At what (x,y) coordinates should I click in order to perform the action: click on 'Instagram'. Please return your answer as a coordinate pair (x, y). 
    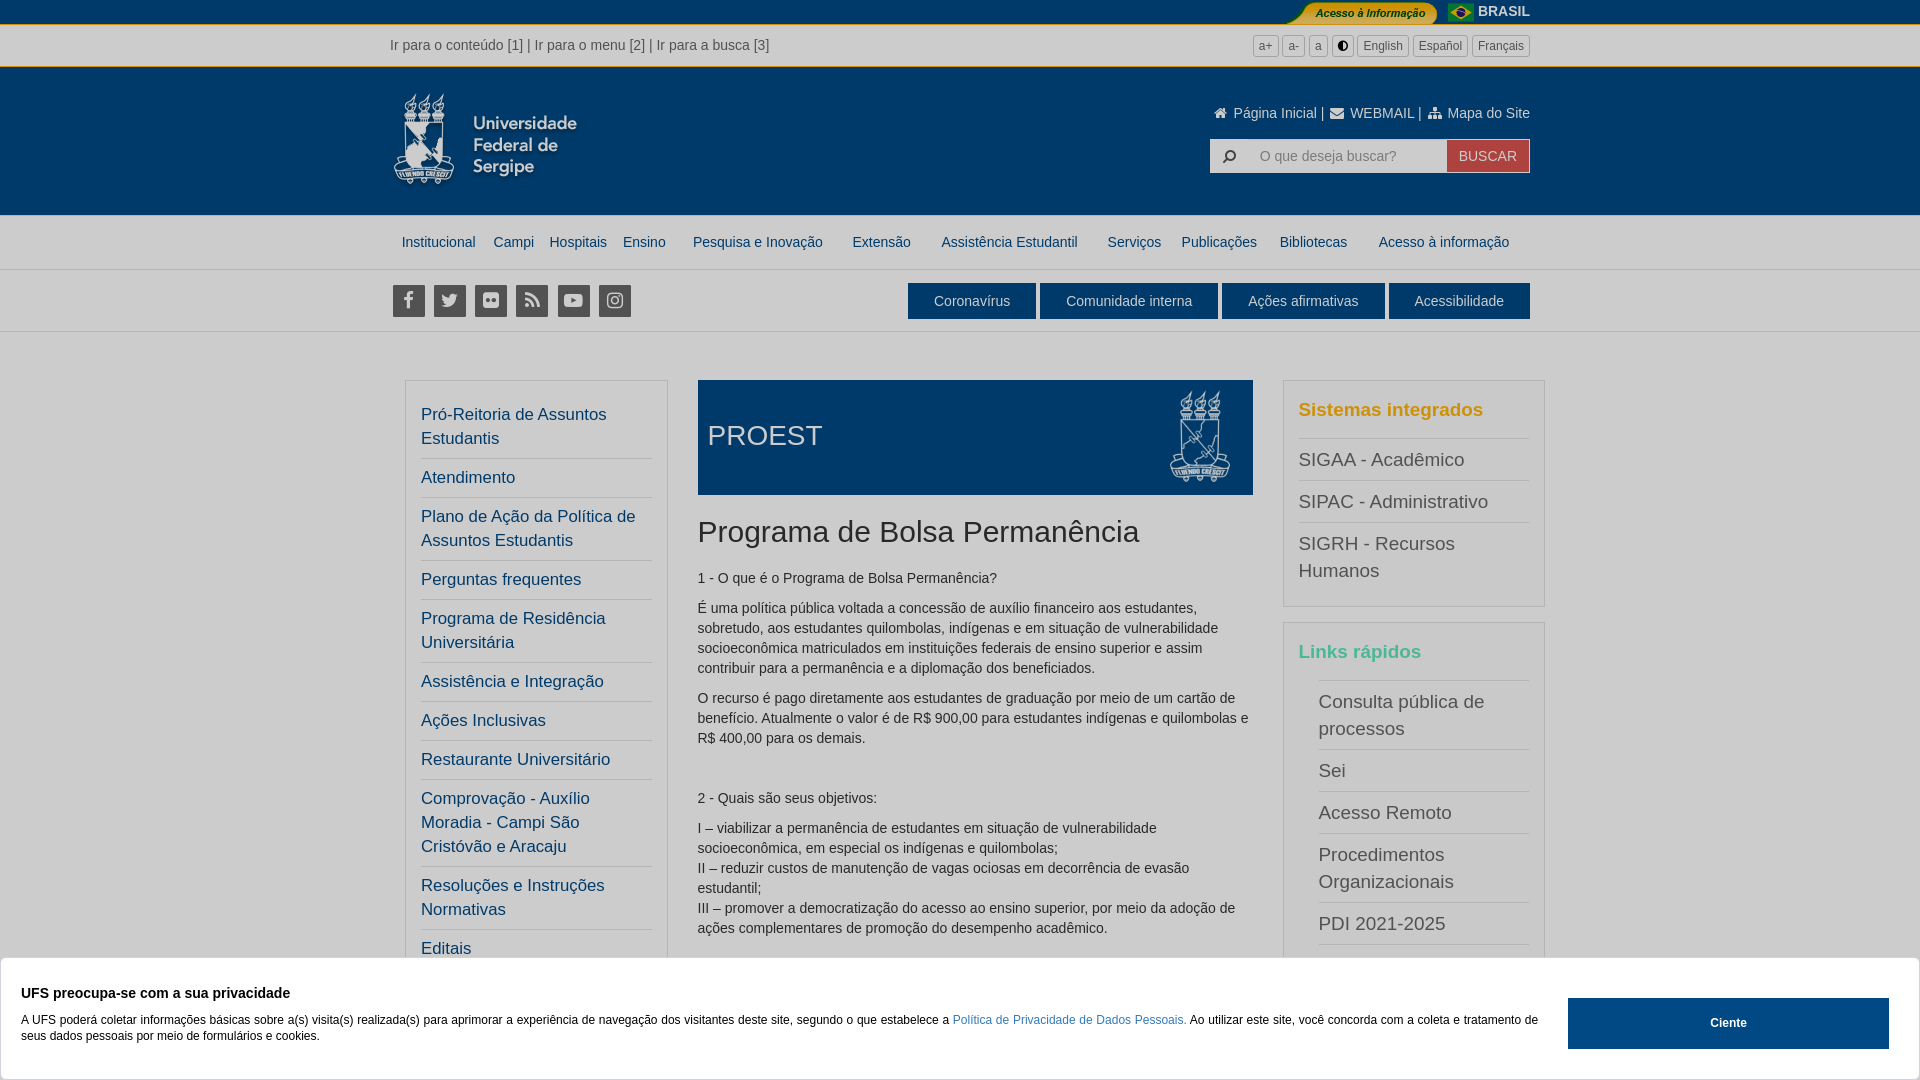
    Looking at the image, I should click on (613, 300).